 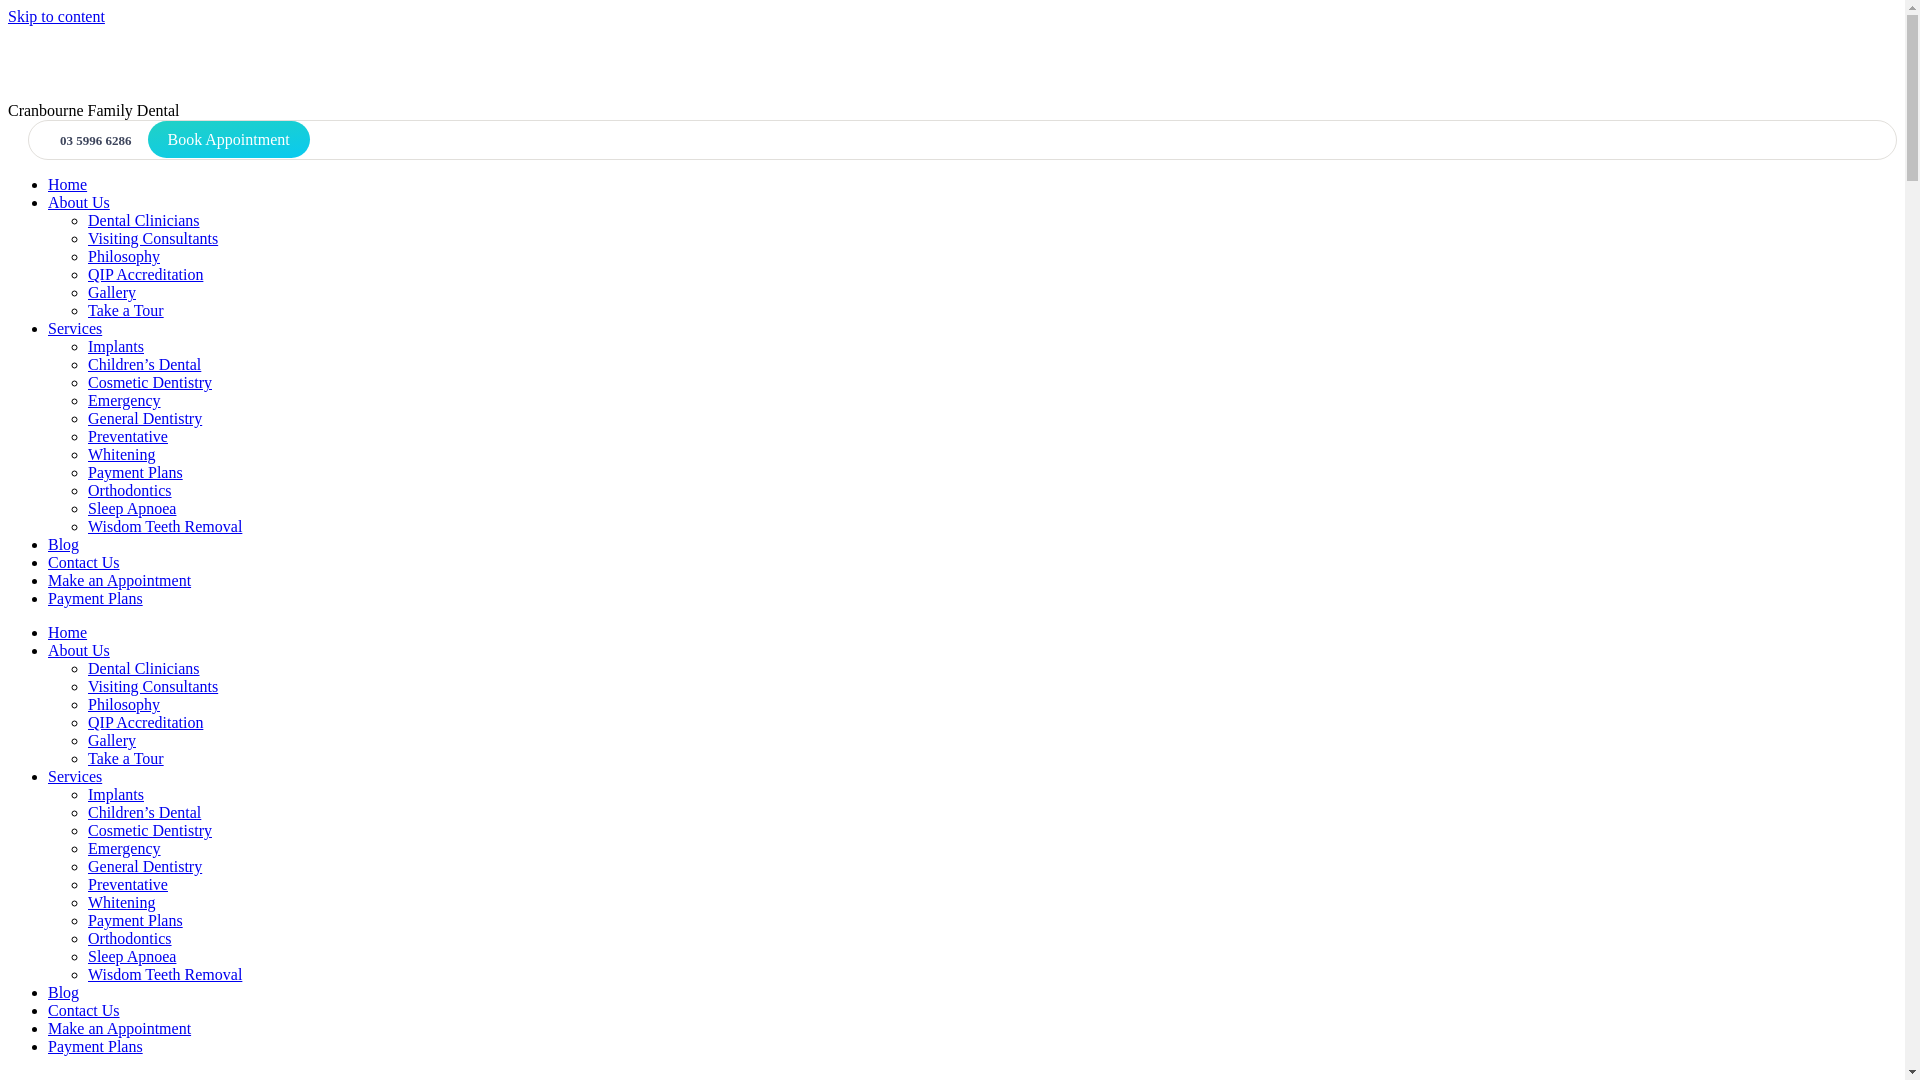 I want to click on 'Make an Appointment', so click(x=118, y=580).